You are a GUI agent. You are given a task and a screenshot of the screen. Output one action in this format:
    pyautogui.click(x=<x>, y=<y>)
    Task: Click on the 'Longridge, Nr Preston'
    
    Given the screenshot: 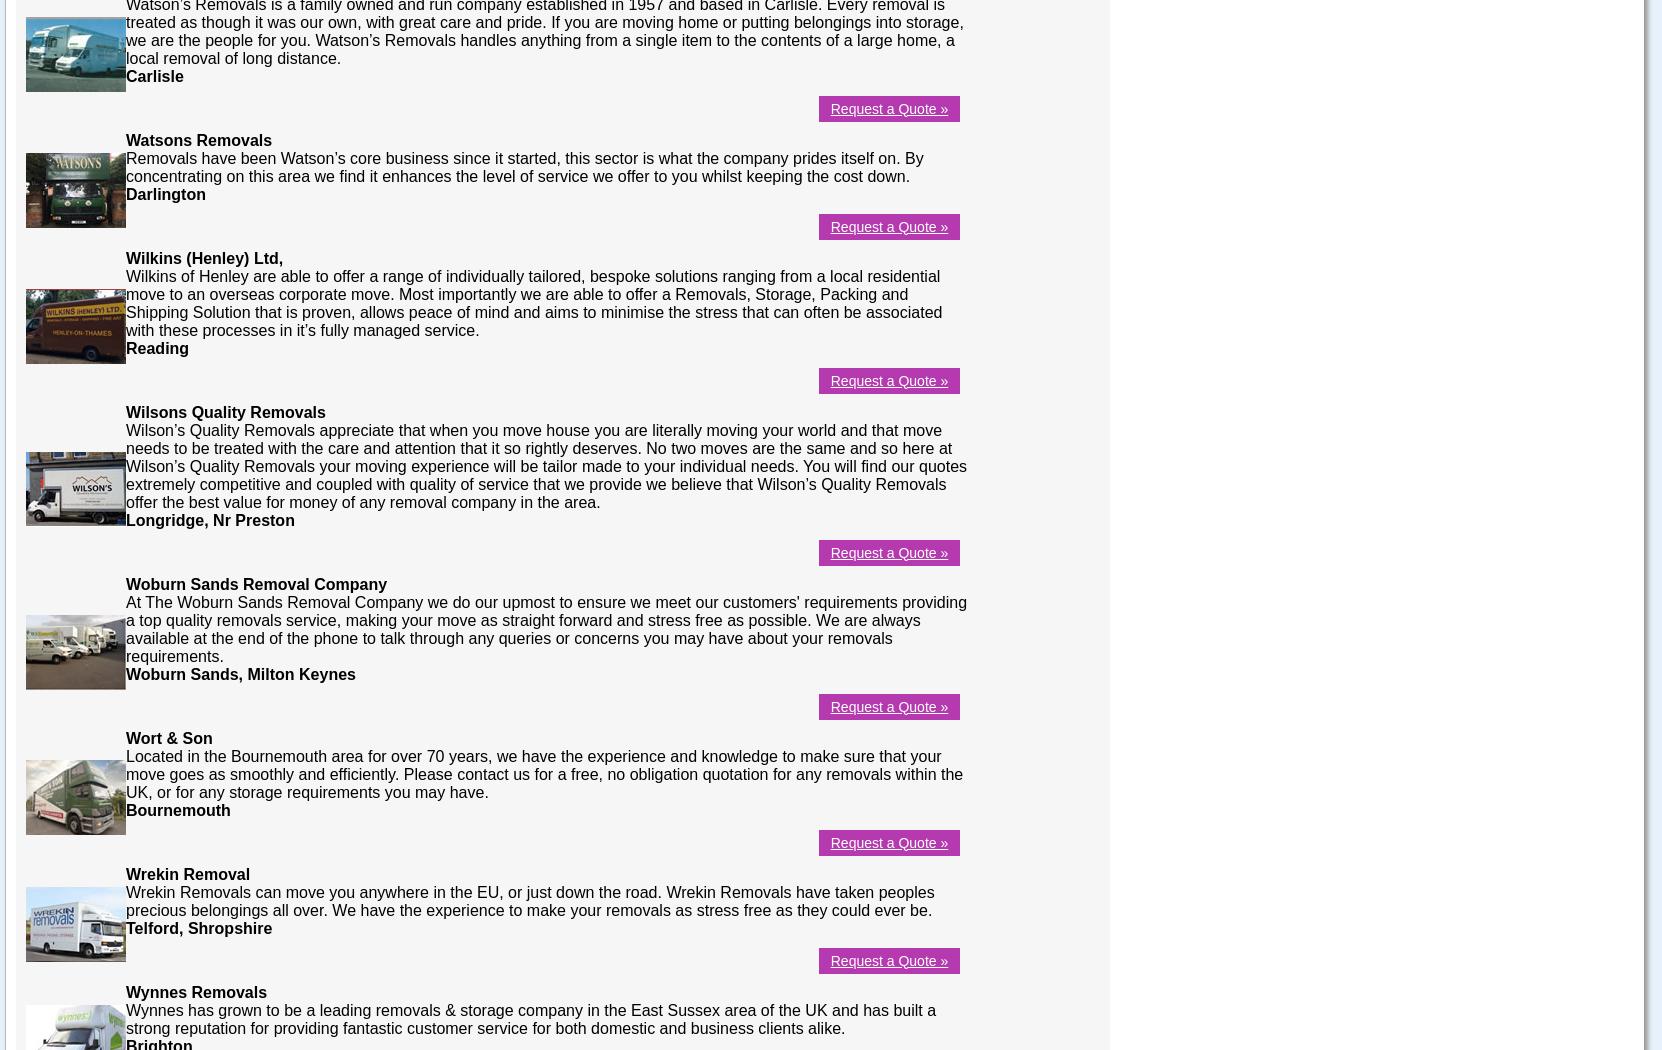 What is the action you would take?
    pyautogui.click(x=209, y=518)
    